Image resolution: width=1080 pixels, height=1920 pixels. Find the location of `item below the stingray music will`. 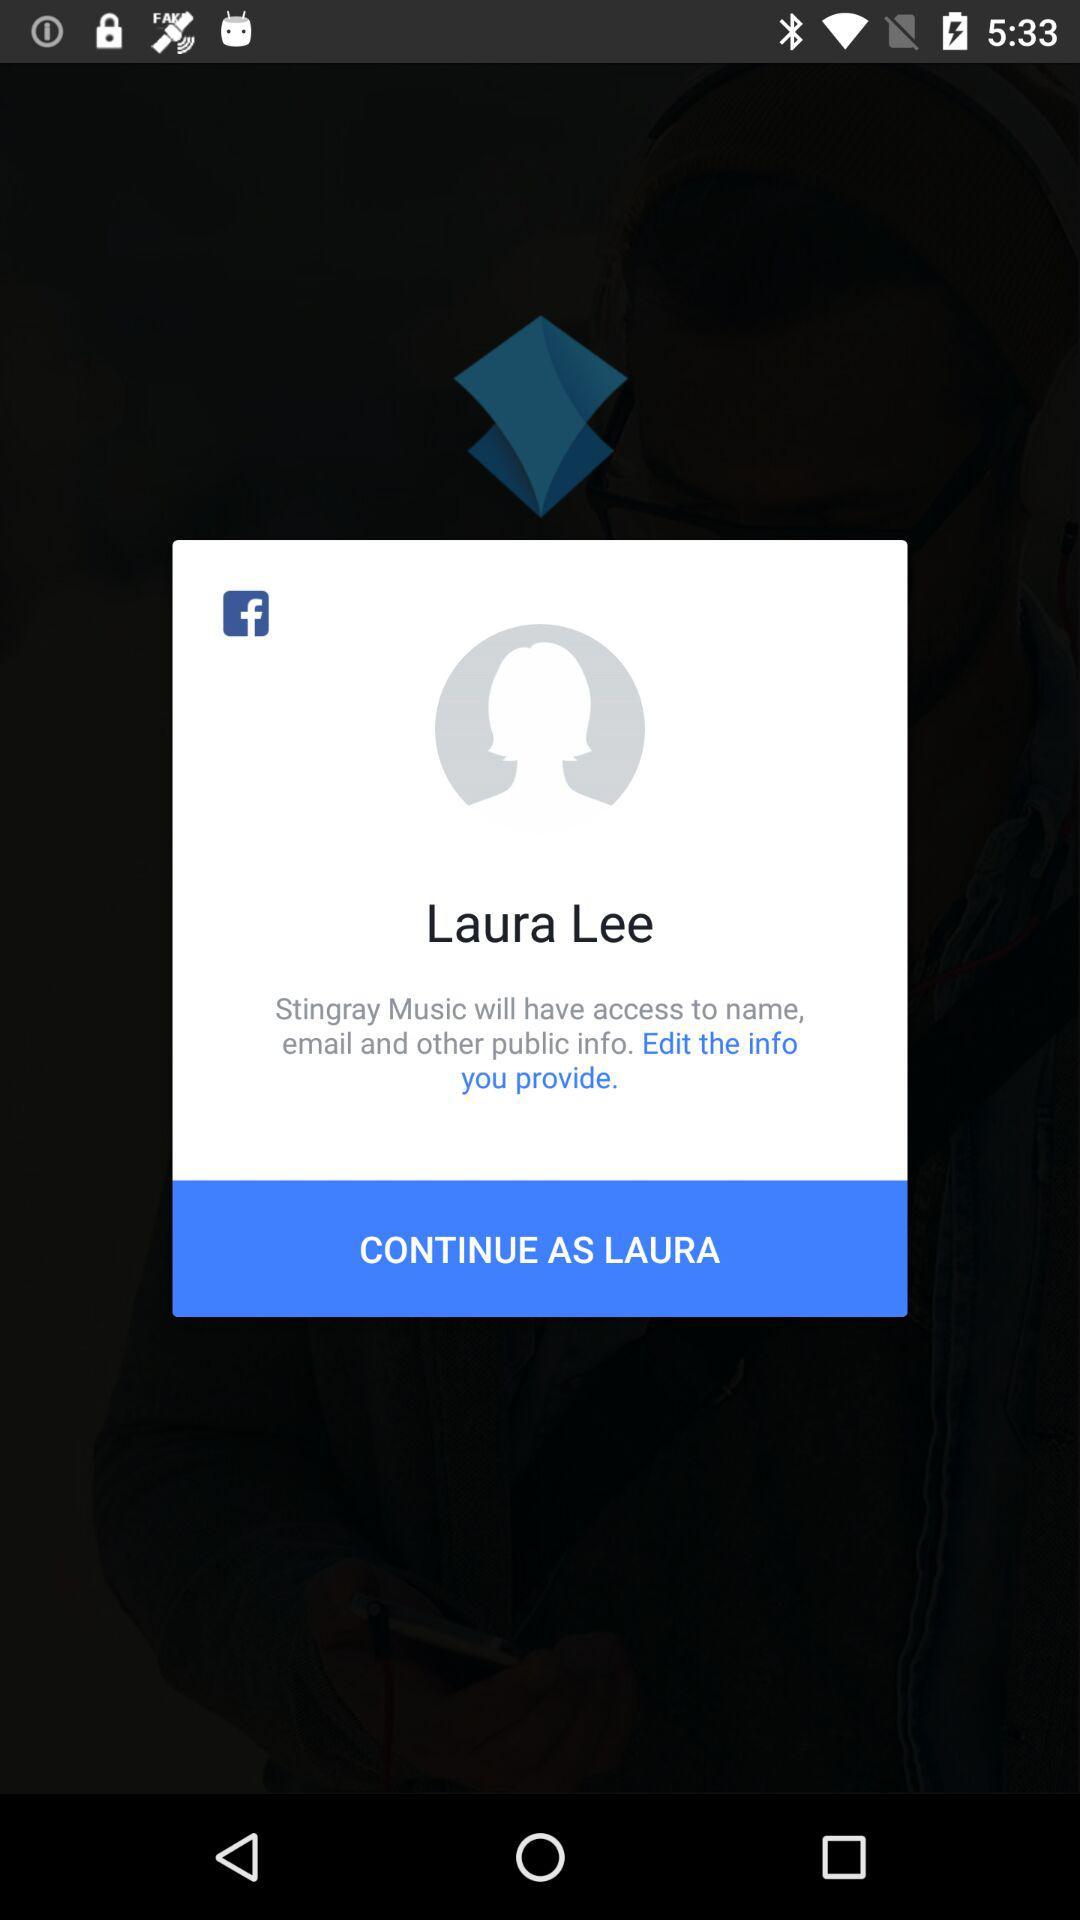

item below the stingray music will is located at coordinates (540, 1247).